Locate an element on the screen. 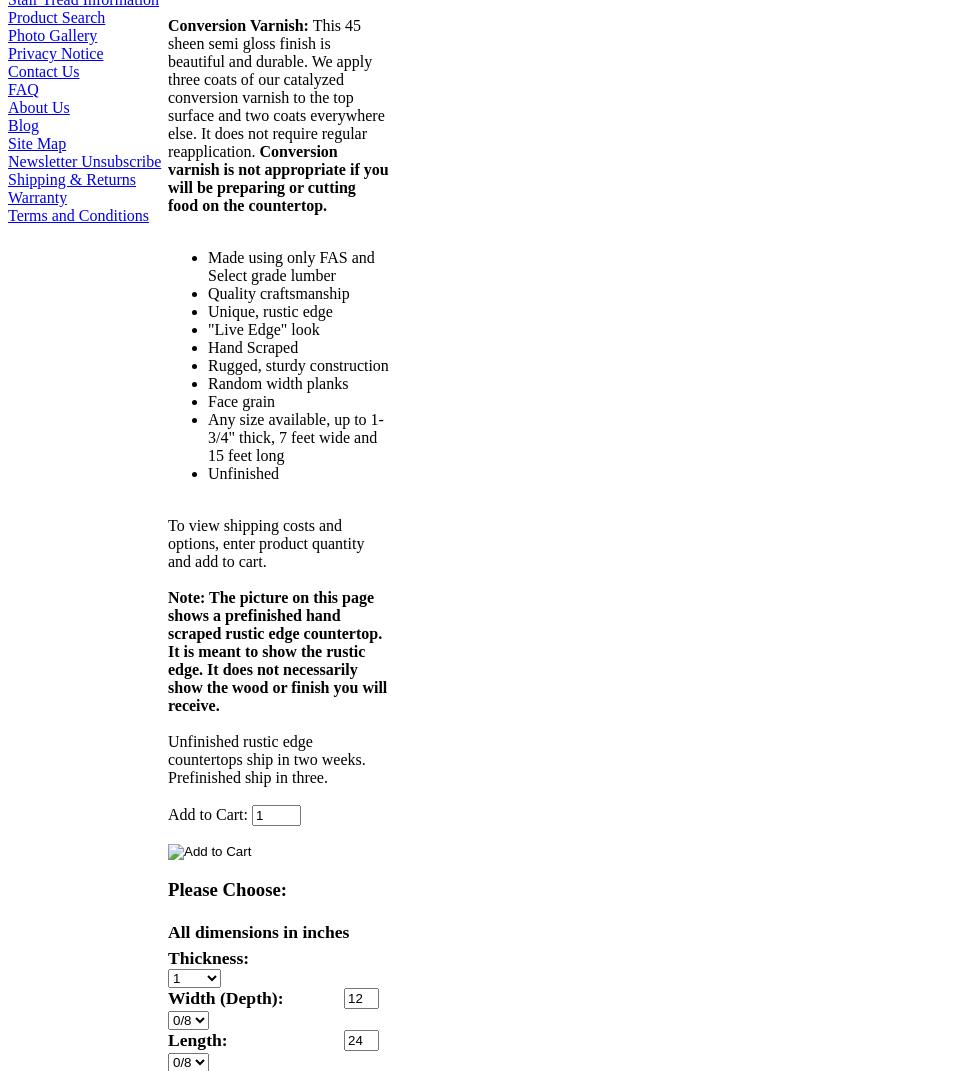 The image size is (968, 1071). 'Face grain' is located at coordinates (240, 401).